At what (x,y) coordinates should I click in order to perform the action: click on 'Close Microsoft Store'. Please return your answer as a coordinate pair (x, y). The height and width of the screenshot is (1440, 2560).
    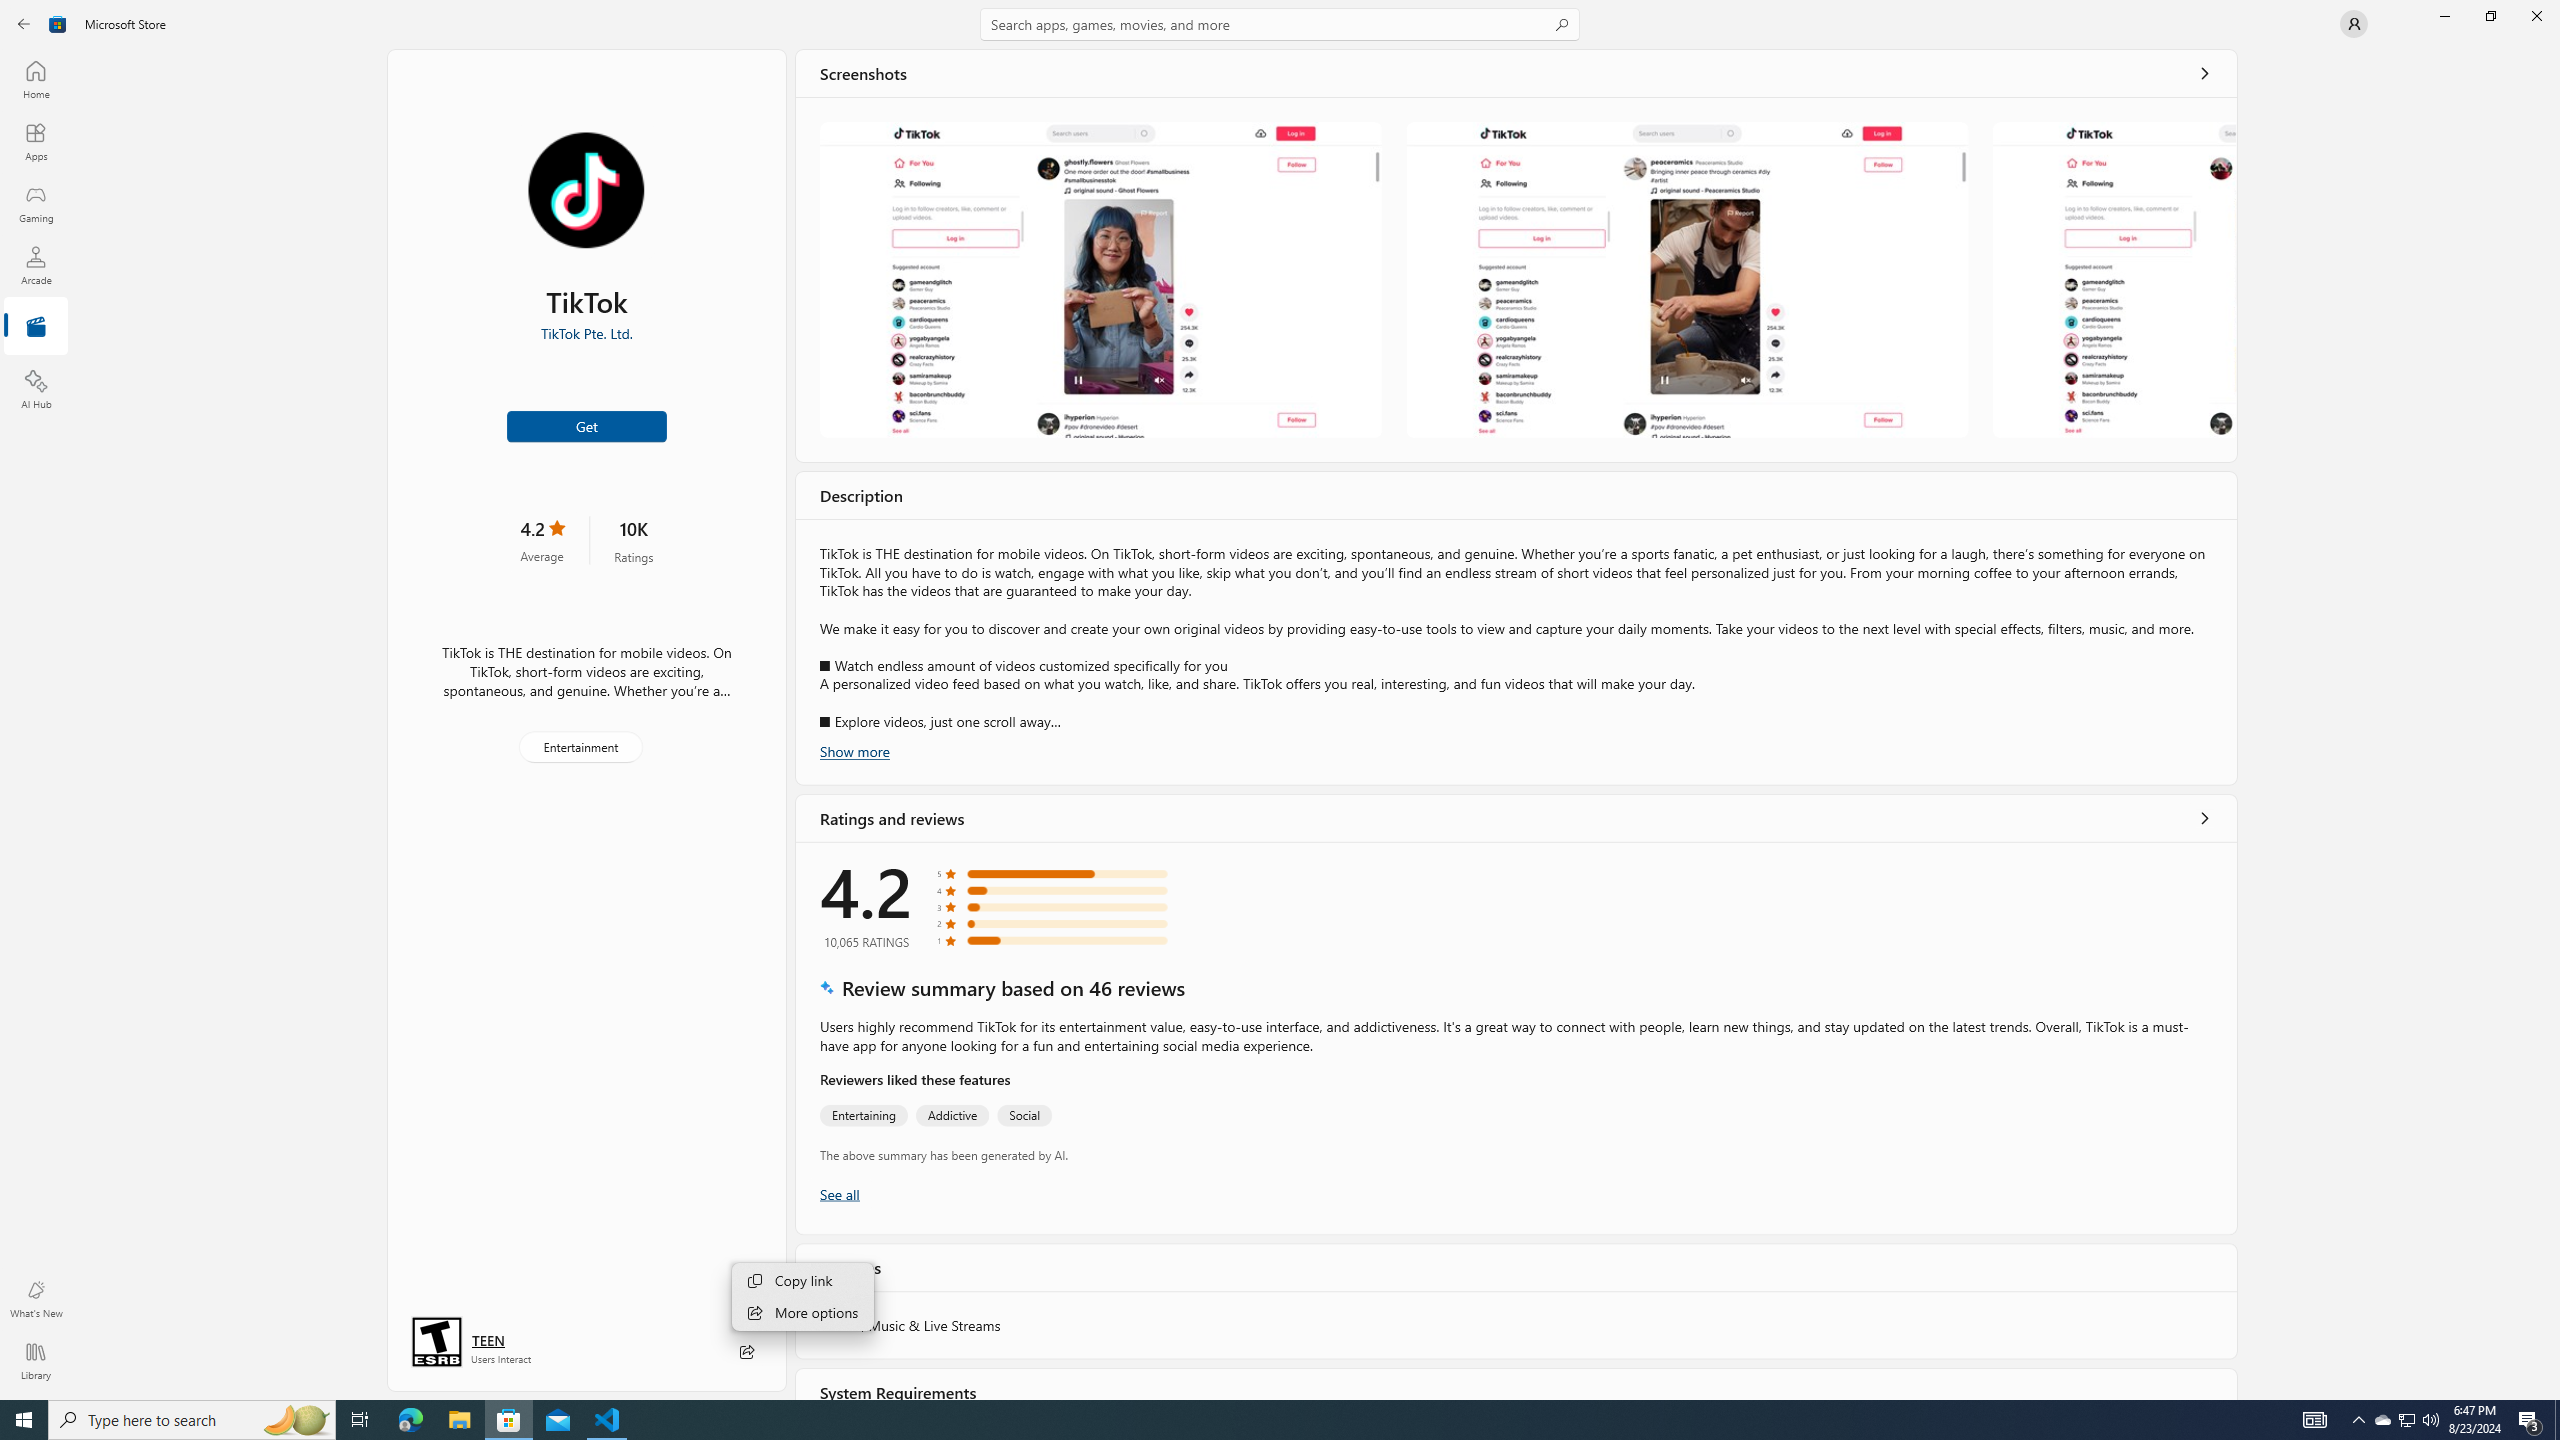
    Looking at the image, I should click on (2535, 15).